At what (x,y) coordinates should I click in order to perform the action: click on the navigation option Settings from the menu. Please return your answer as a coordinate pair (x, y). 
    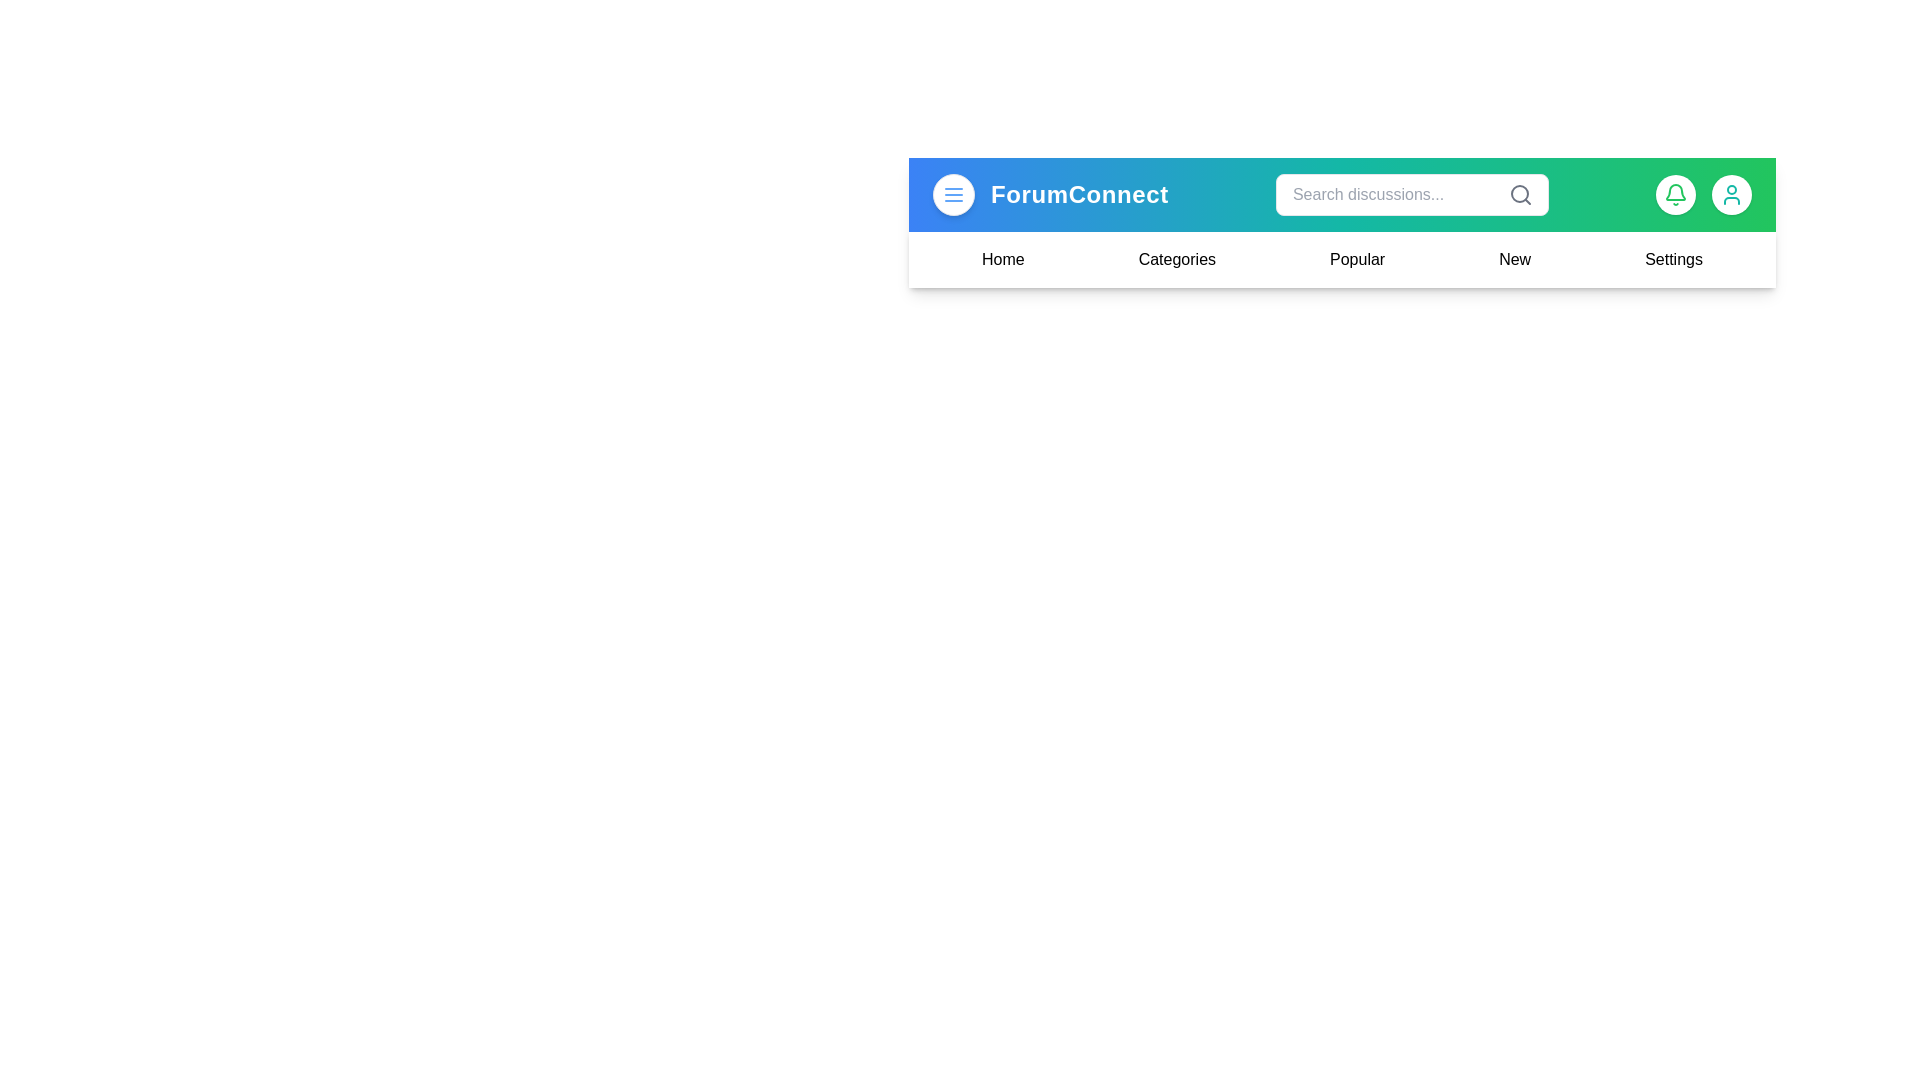
    Looking at the image, I should click on (1674, 258).